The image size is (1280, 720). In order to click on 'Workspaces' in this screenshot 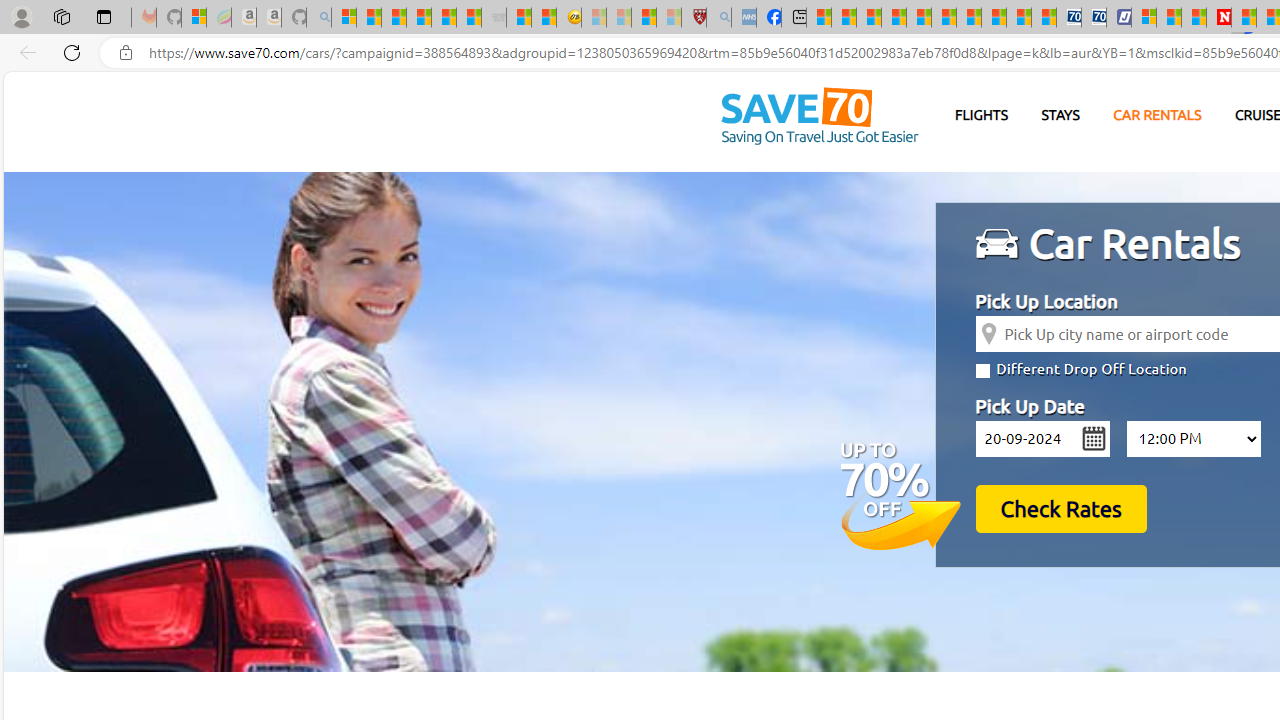, I will do `click(61, 16)`.